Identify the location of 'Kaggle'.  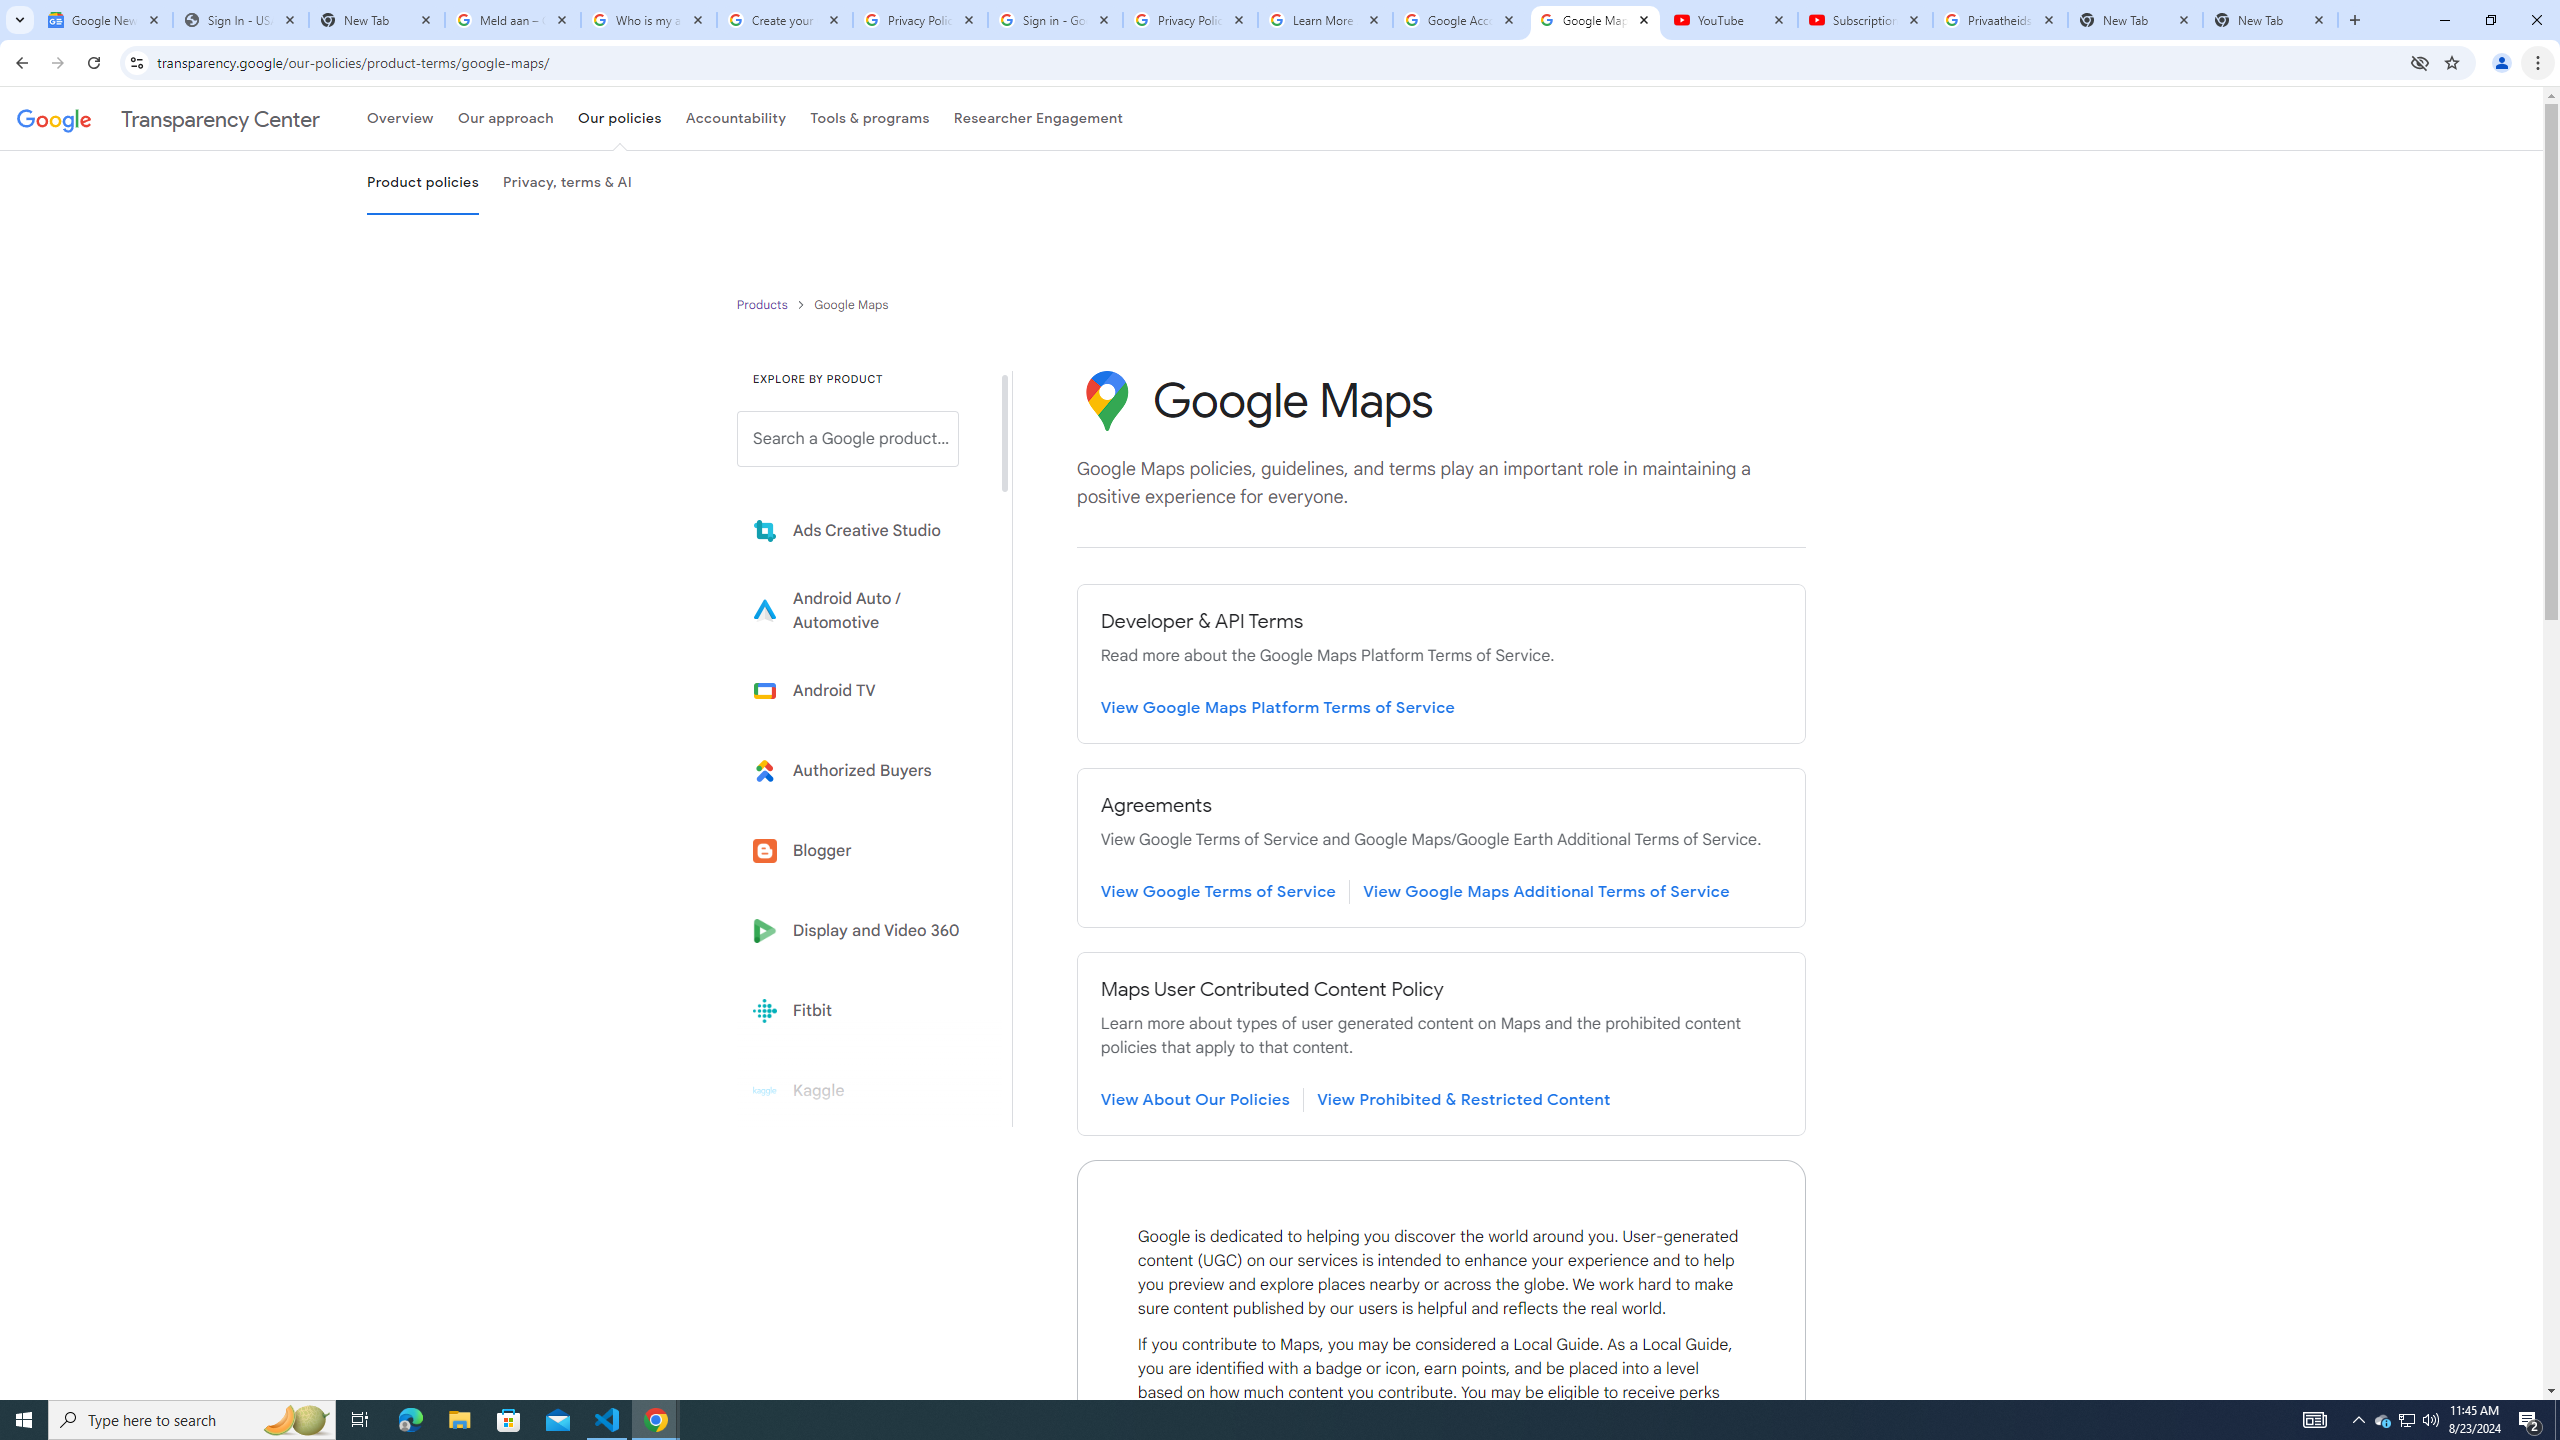
(861, 1089).